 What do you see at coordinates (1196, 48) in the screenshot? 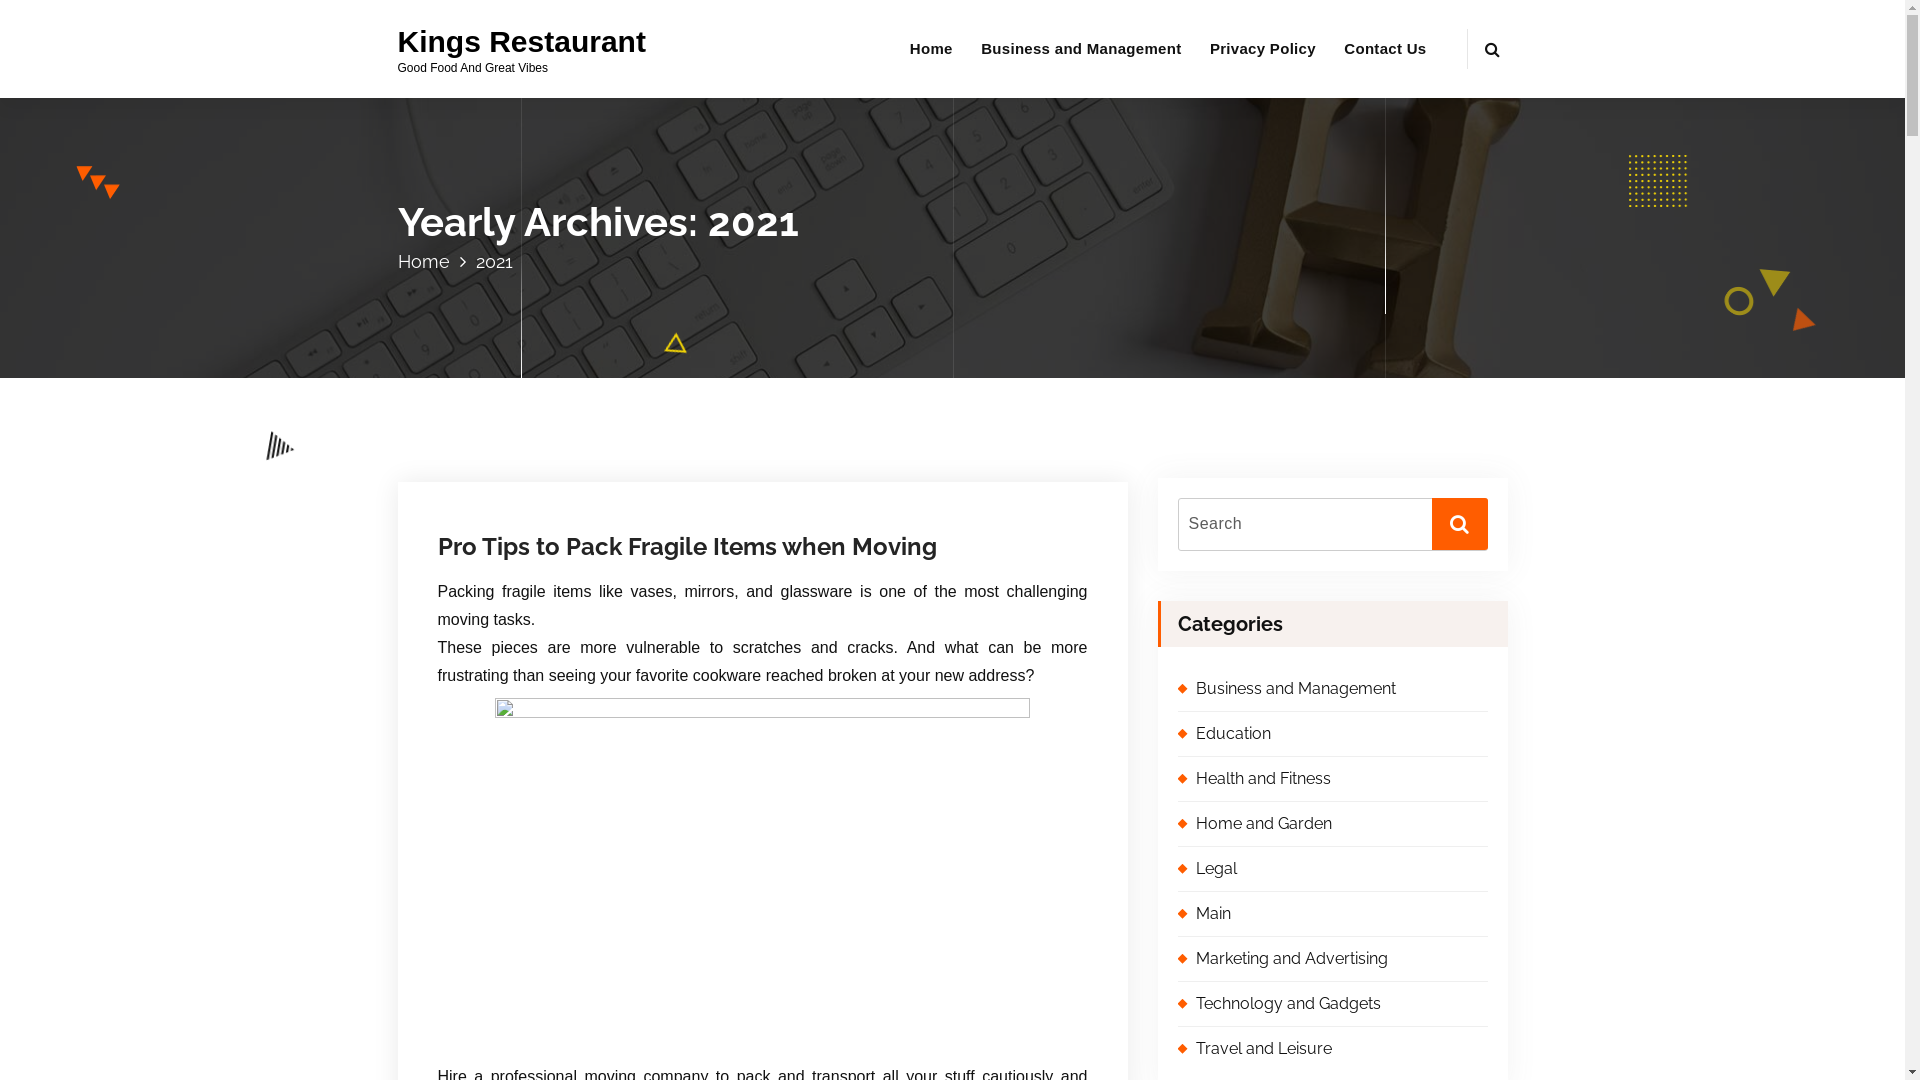
I see `'Privacy Policy'` at bounding box center [1196, 48].